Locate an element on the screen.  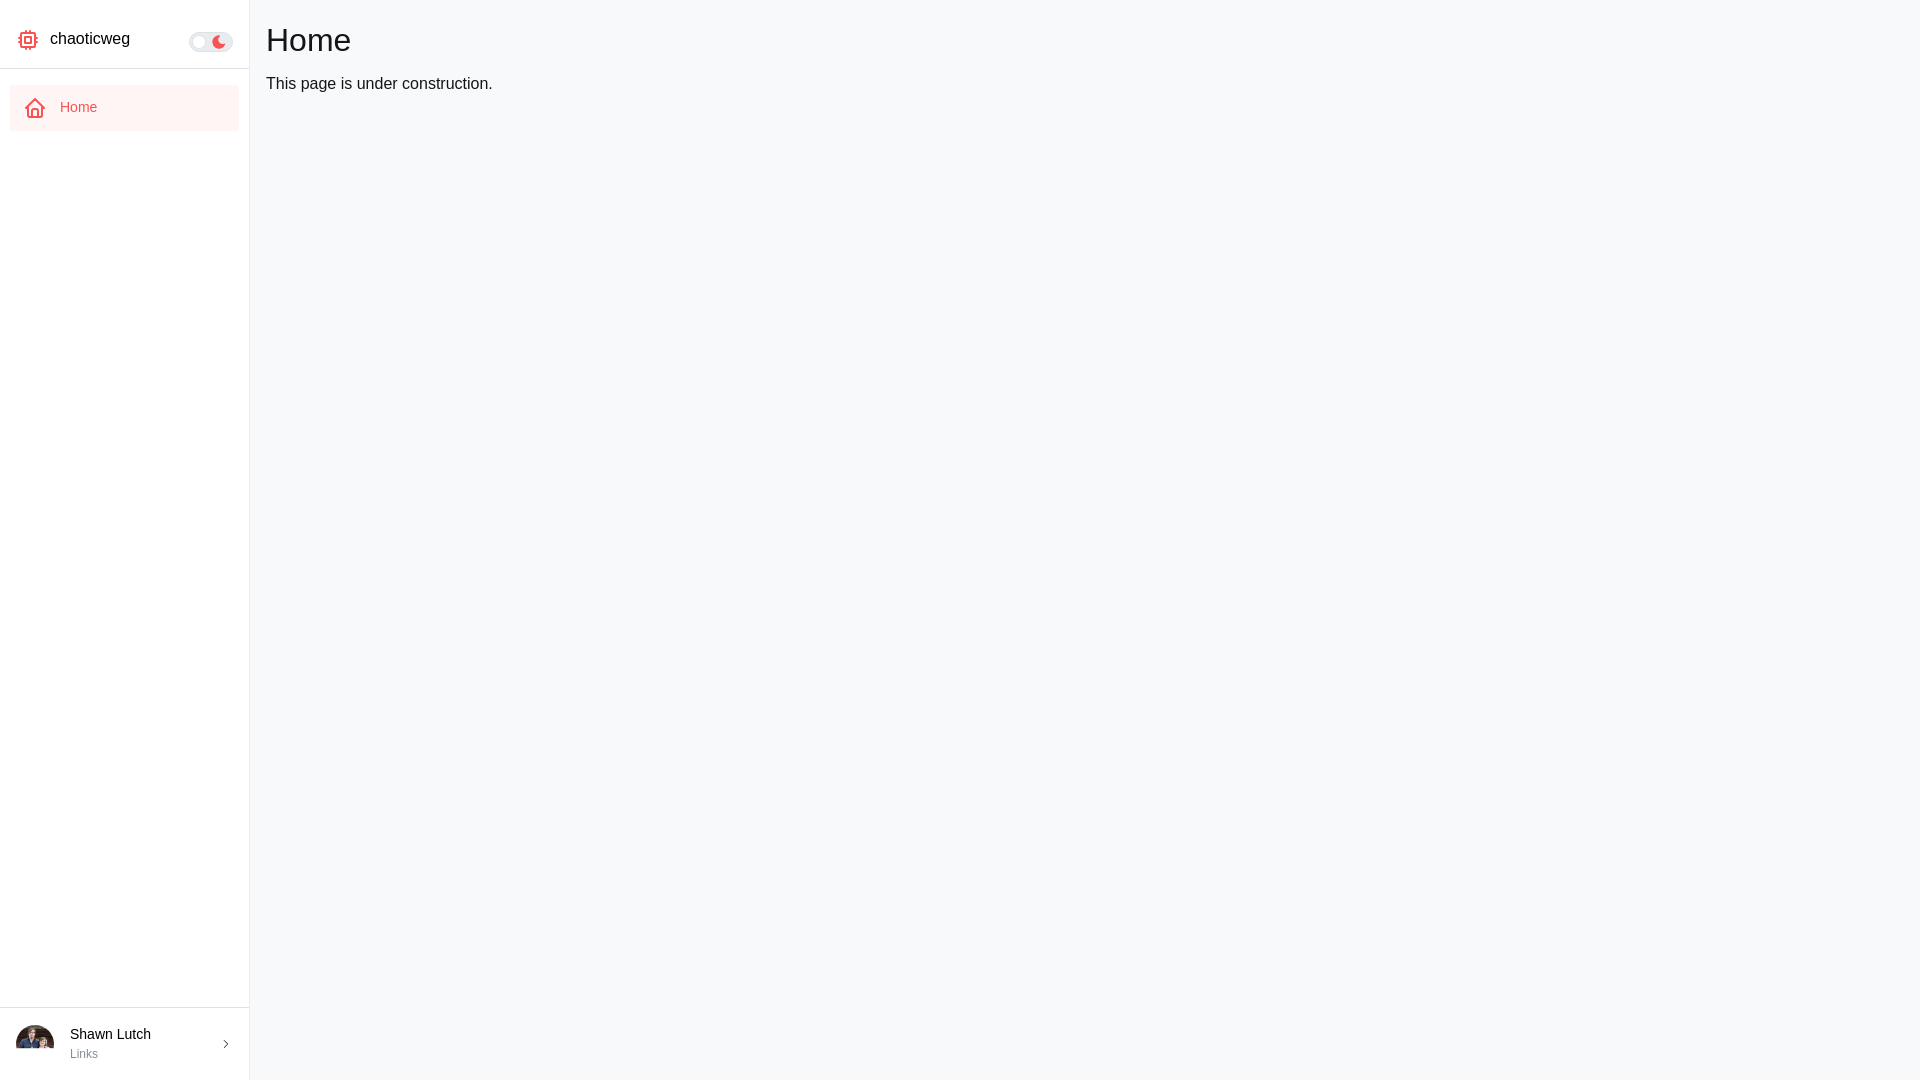
'Home' is located at coordinates (9, 108).